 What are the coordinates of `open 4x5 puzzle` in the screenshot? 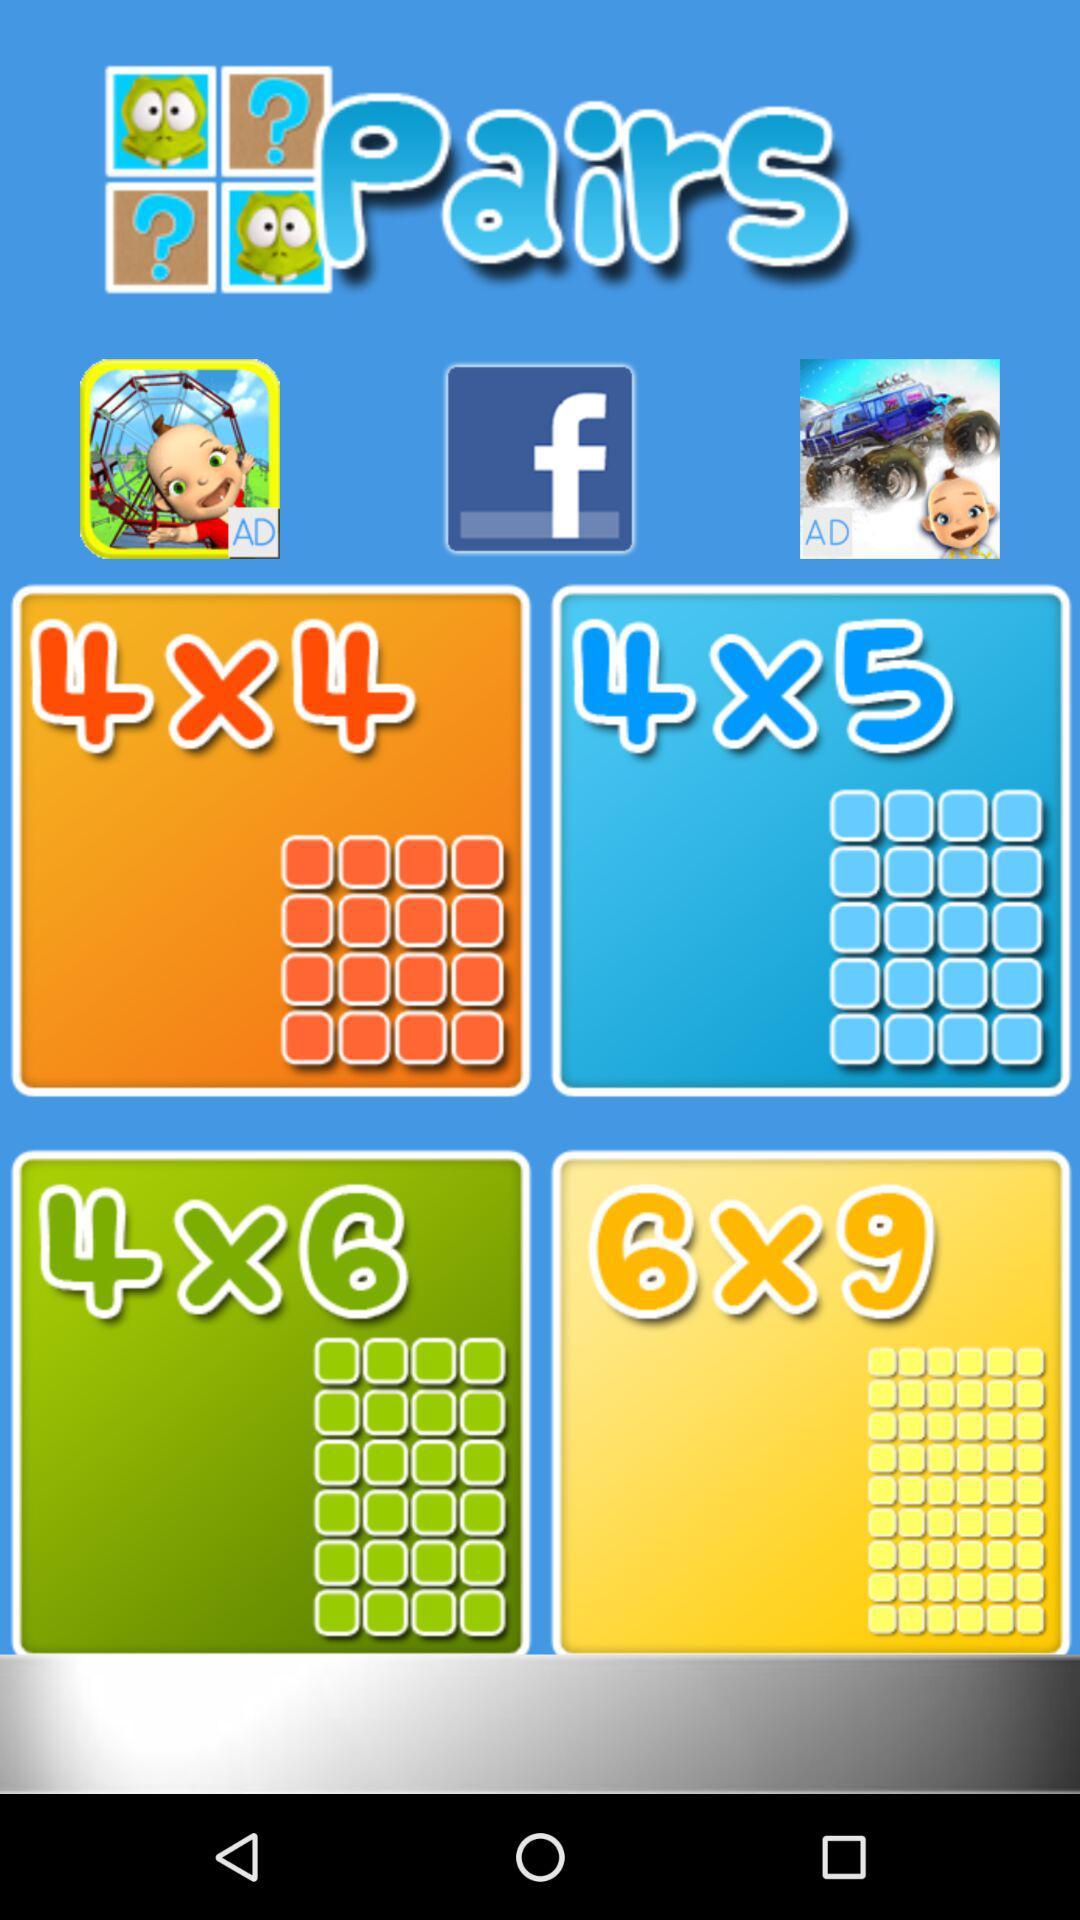 It's located at (810, 841).